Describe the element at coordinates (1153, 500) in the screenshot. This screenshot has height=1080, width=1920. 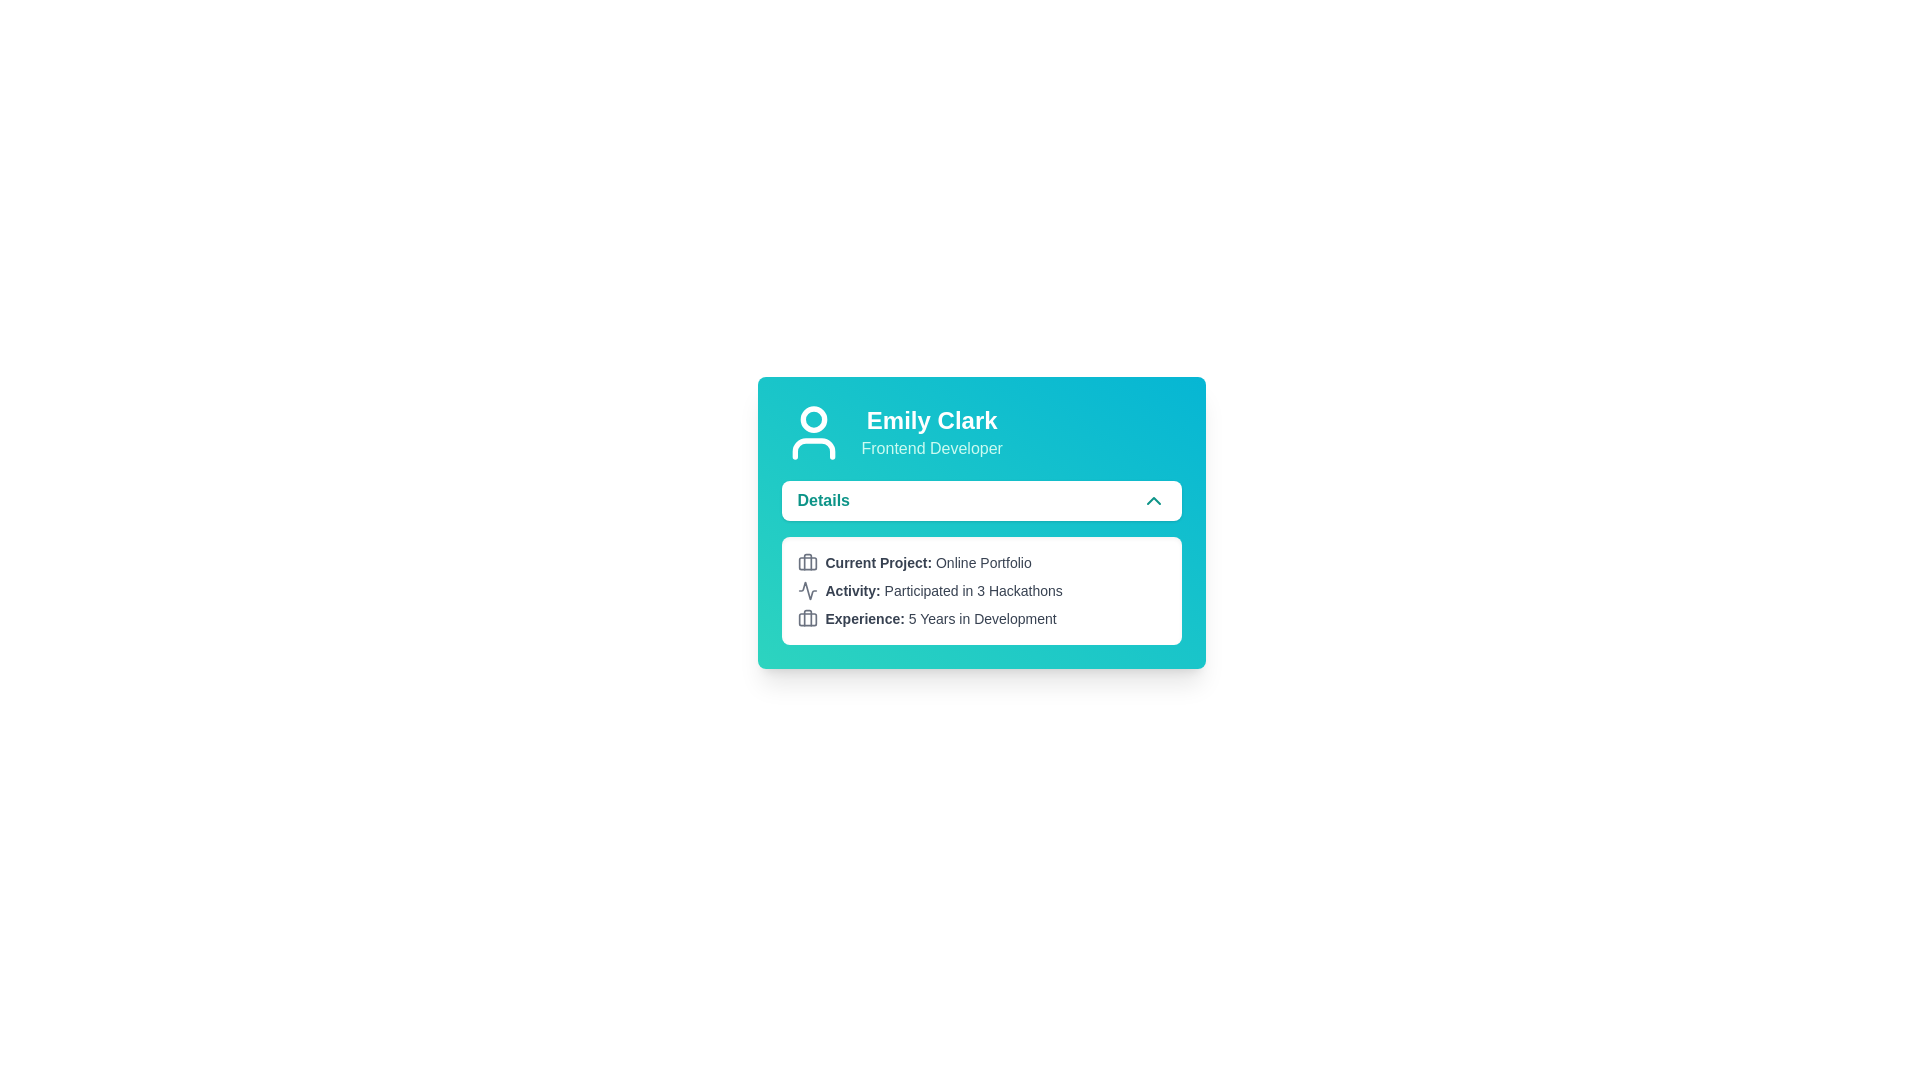
I see `the right-aligned icon in the header of the teal card labeled 'Details'` at that location.